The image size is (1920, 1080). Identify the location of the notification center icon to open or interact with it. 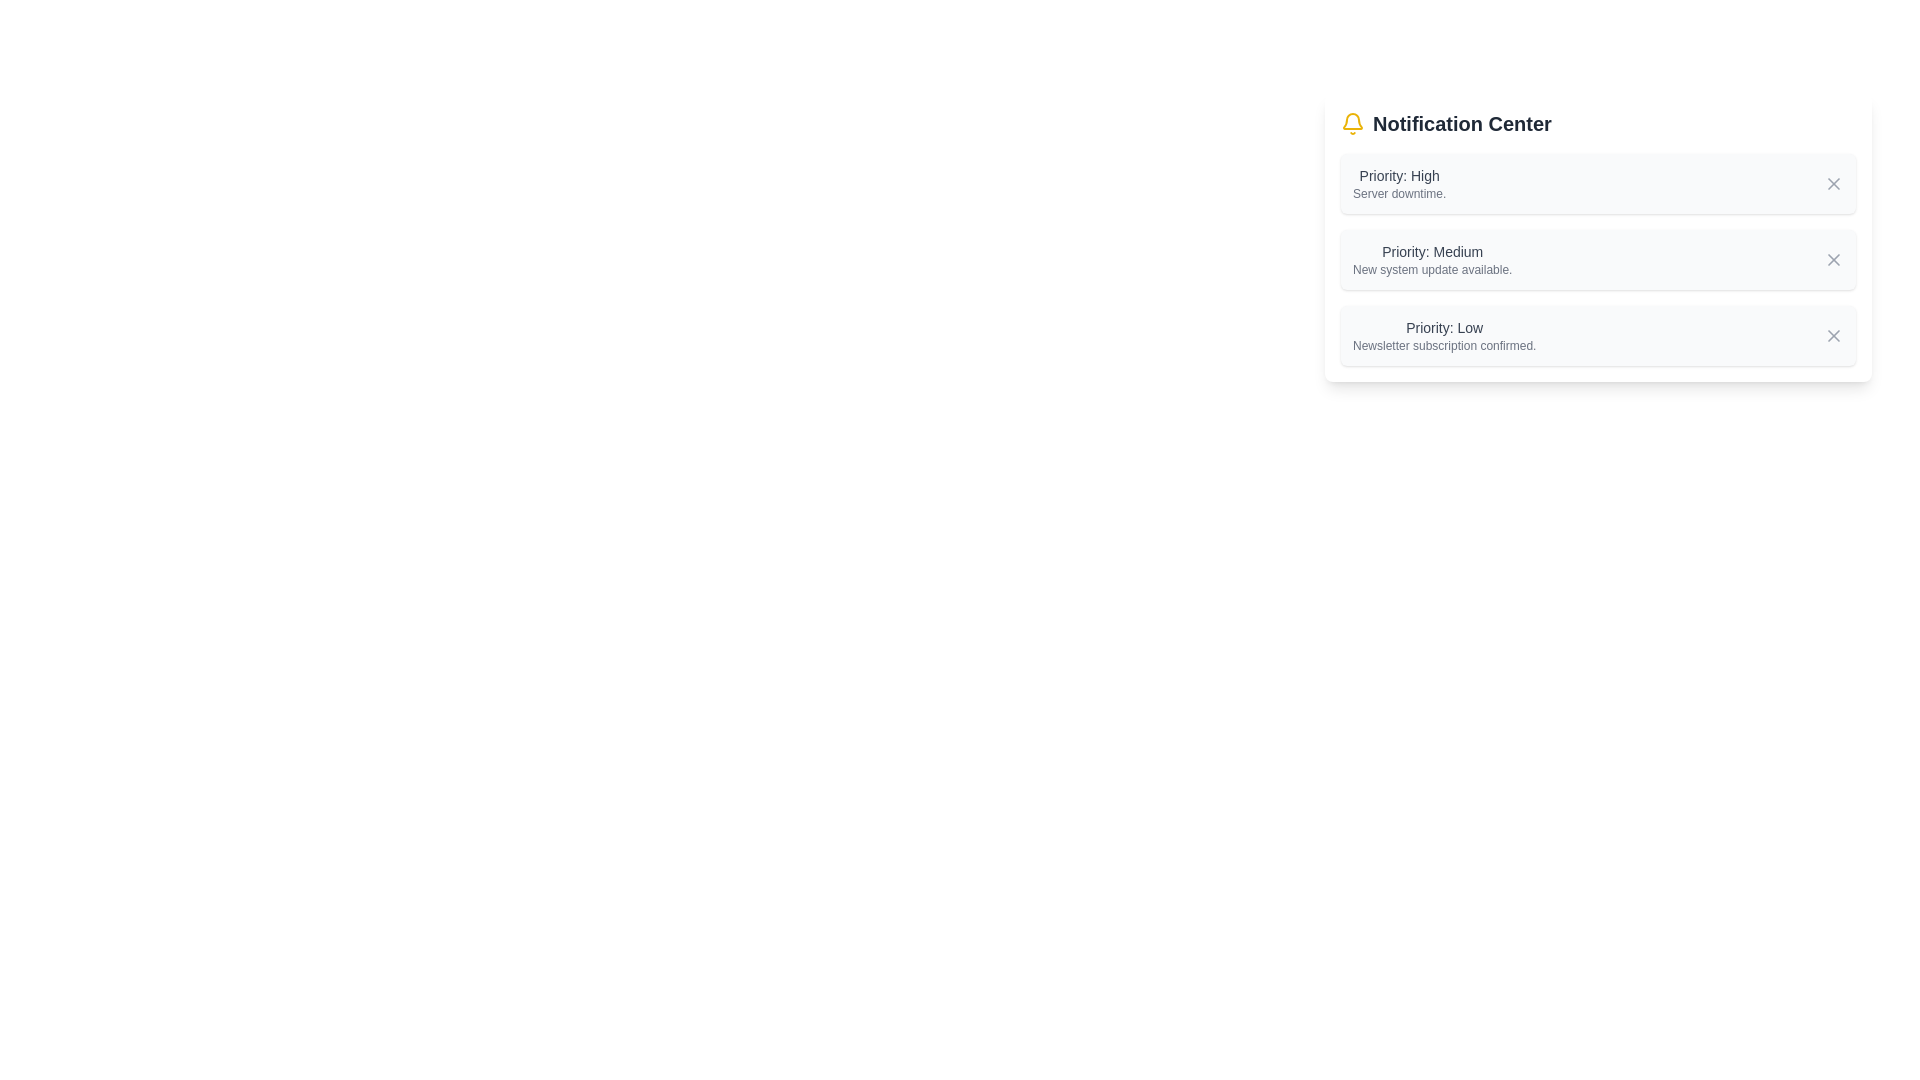
(1353, 123).